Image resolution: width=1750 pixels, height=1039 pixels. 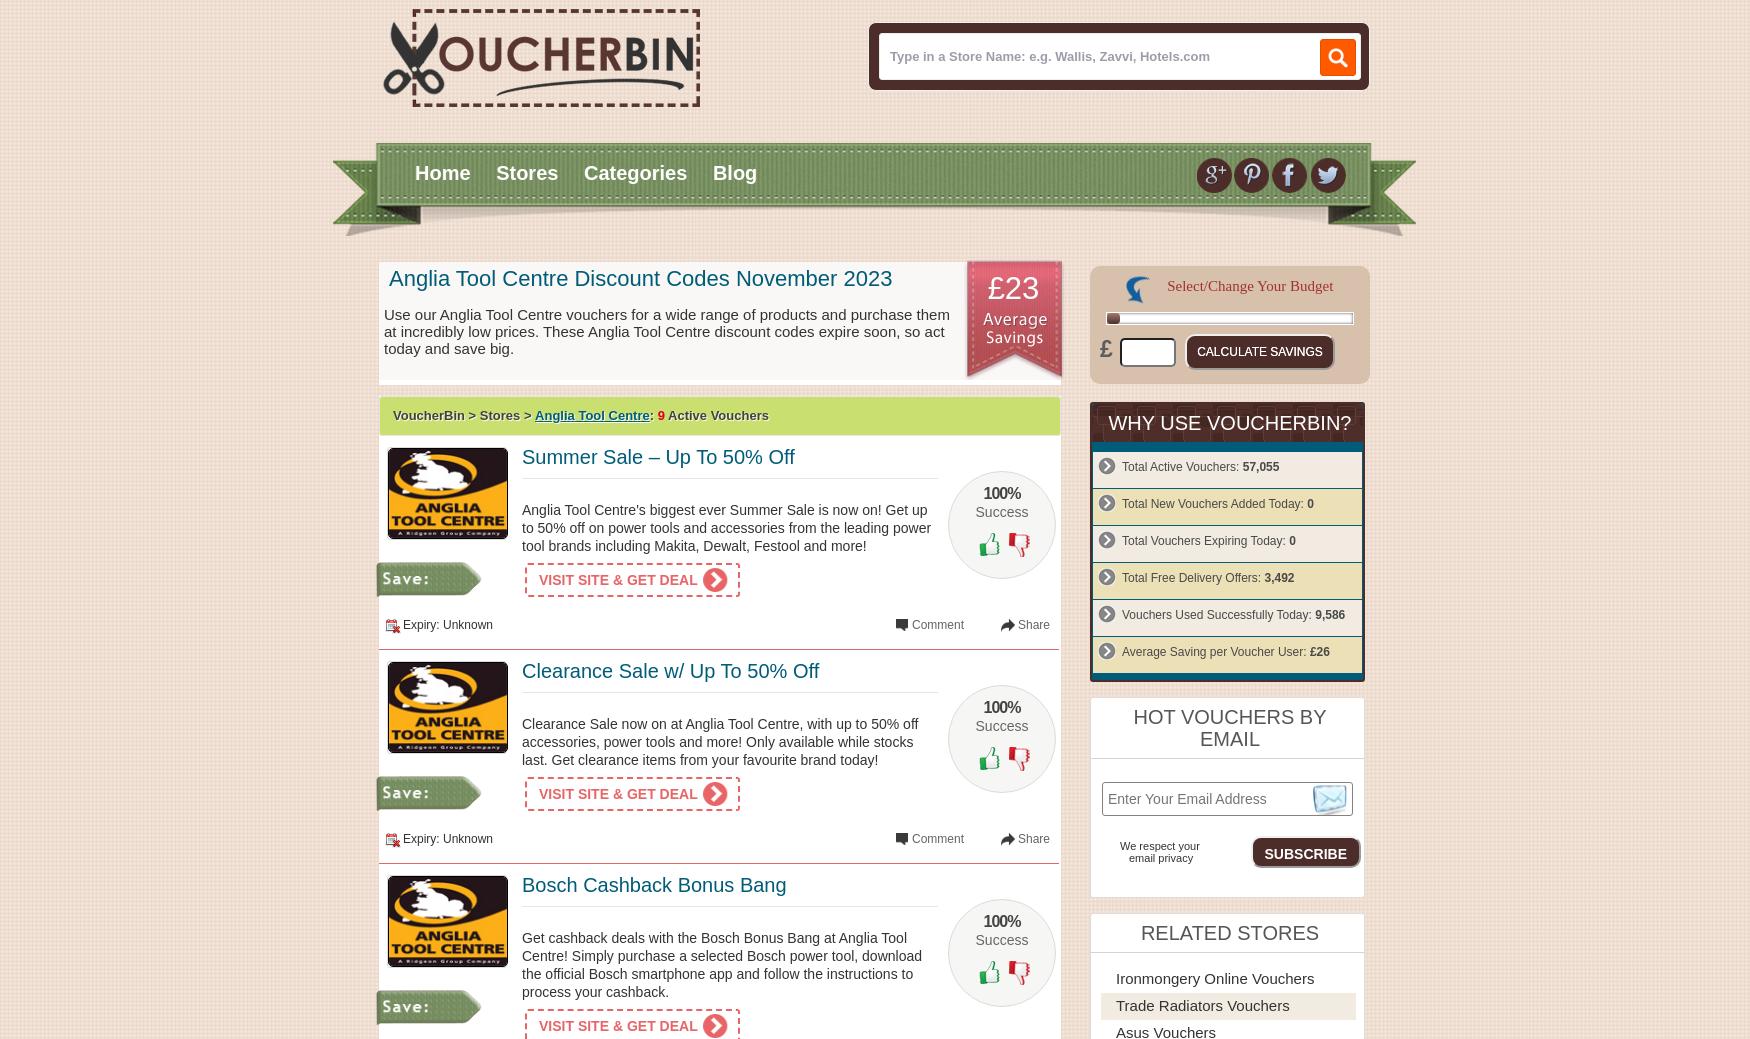 What do you see at coordinates (1215, 977) in the screenshot?
I see `'Ironmongery Online Vouchers'` at bounding box center [1215, 977].